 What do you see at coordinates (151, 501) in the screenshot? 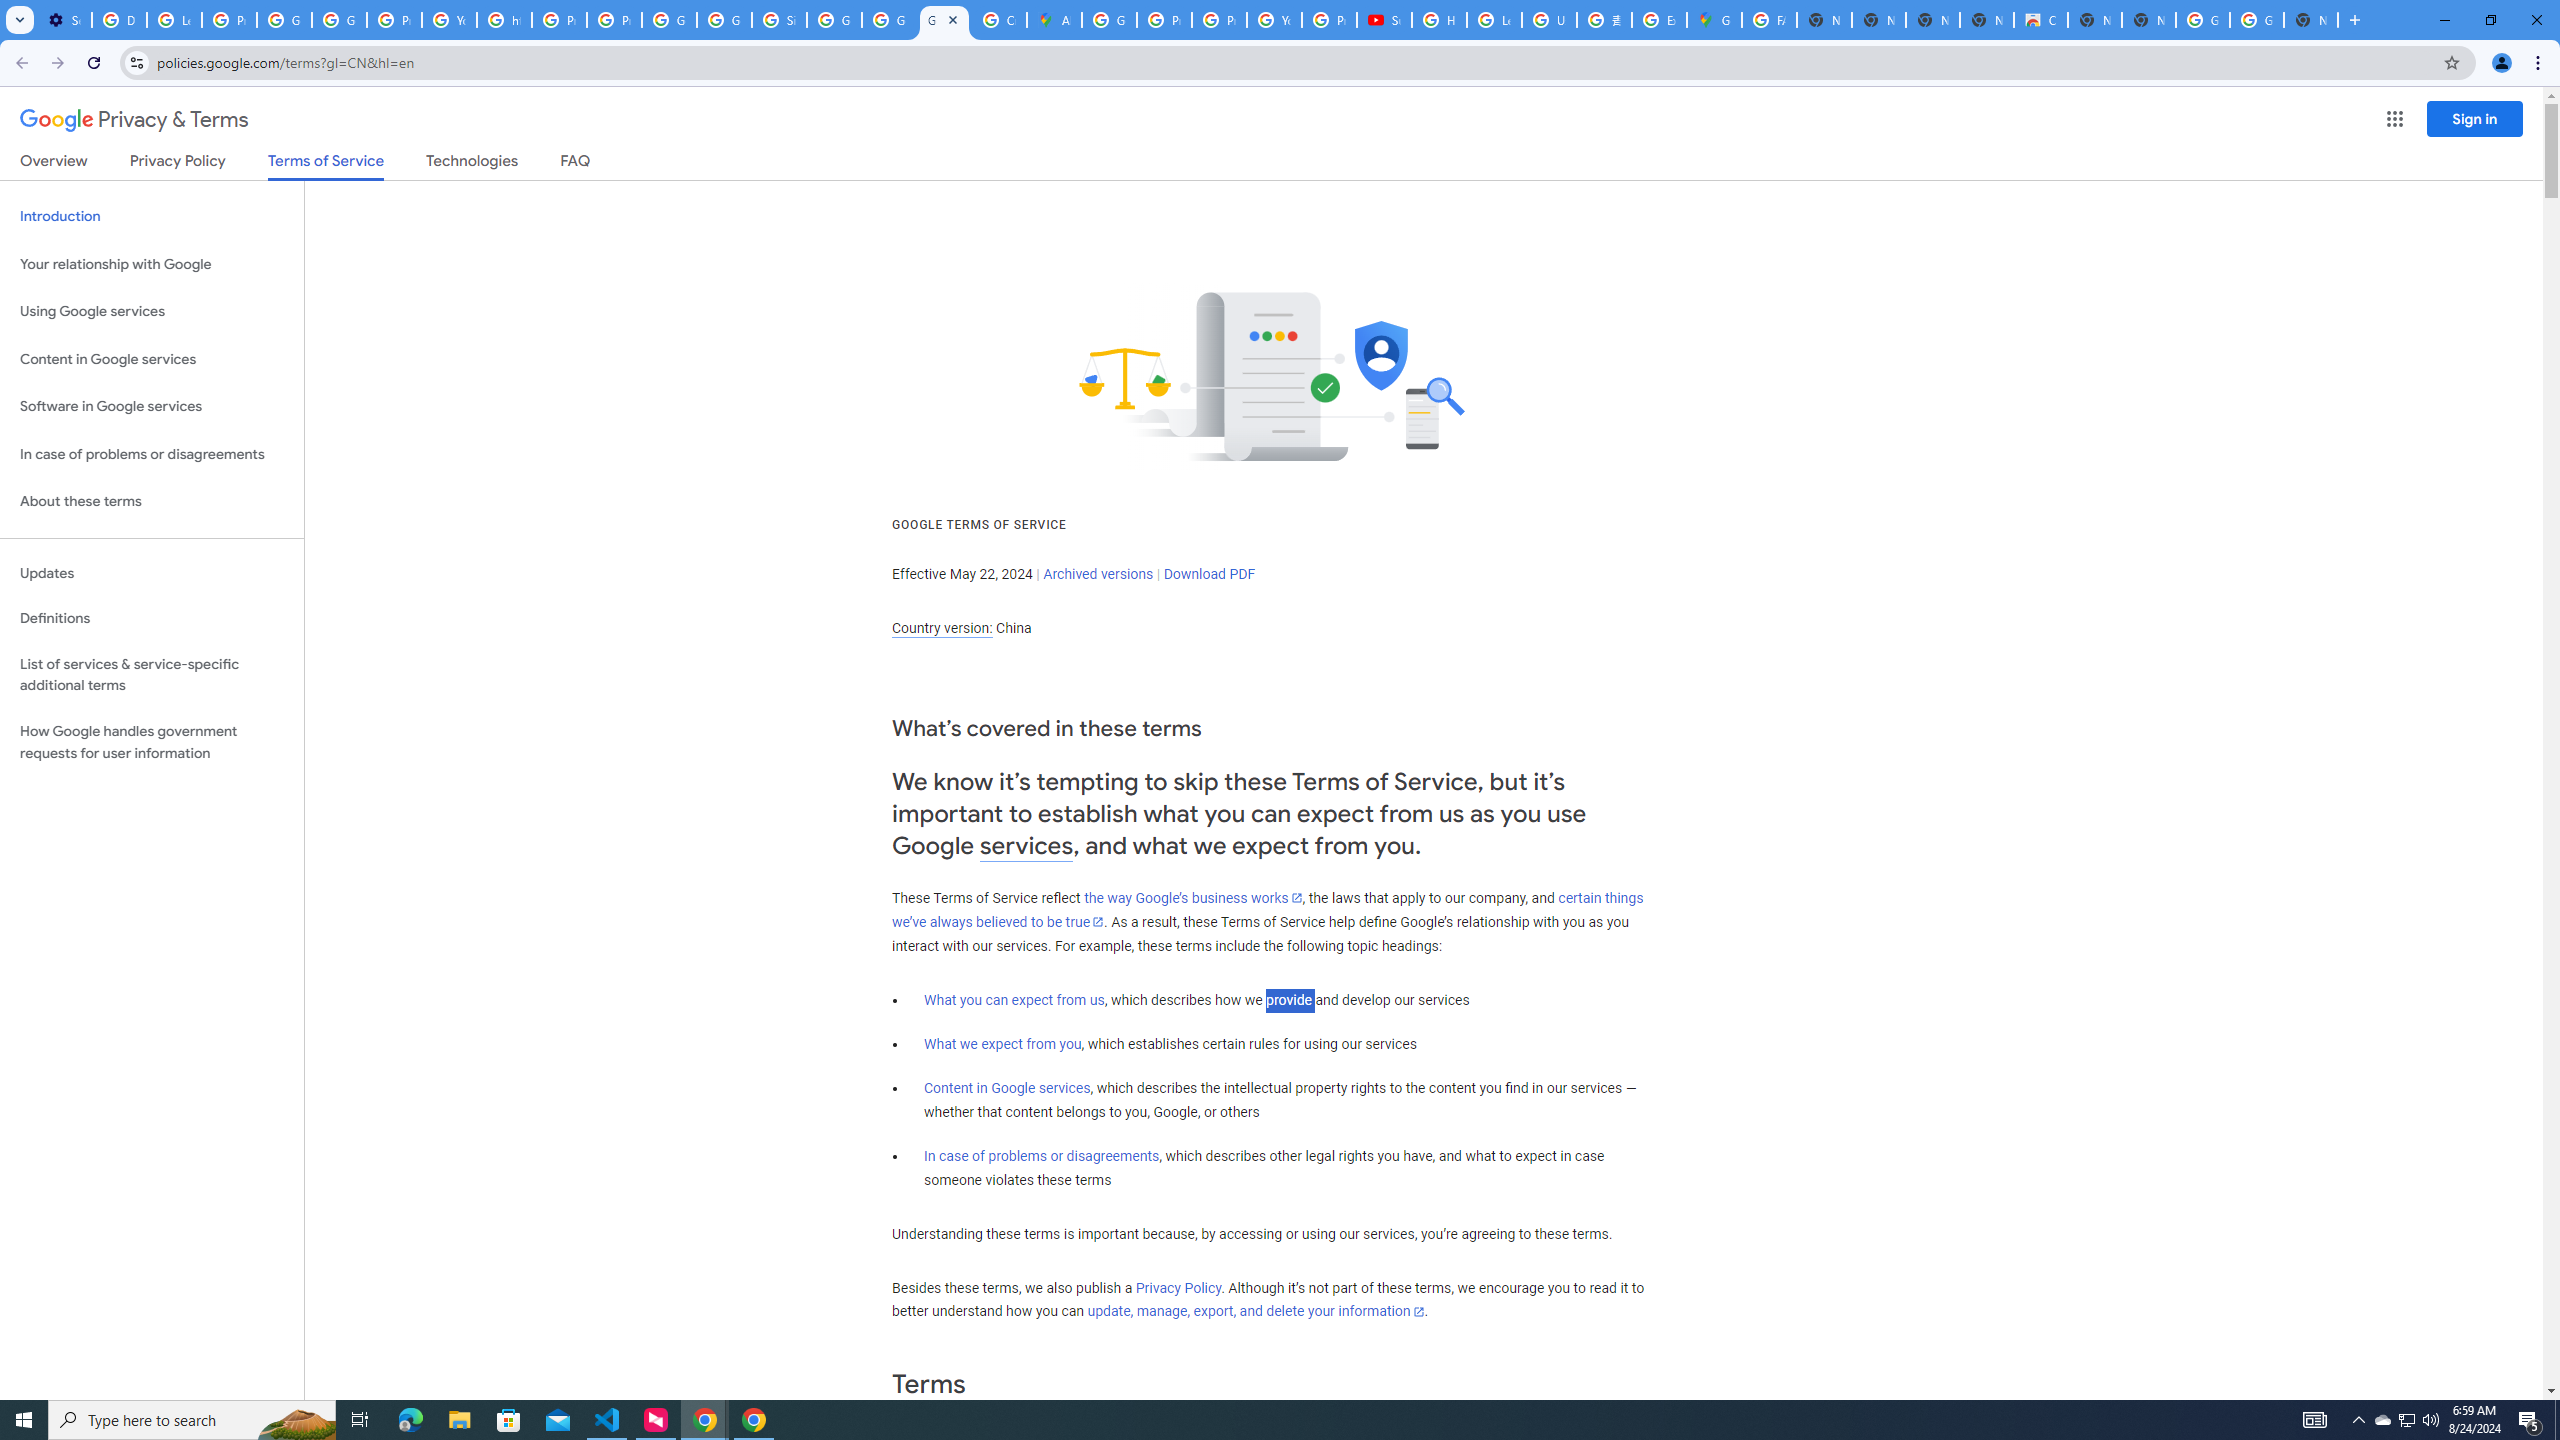
I see `'About these terms'` at bounding box center [151, 501].